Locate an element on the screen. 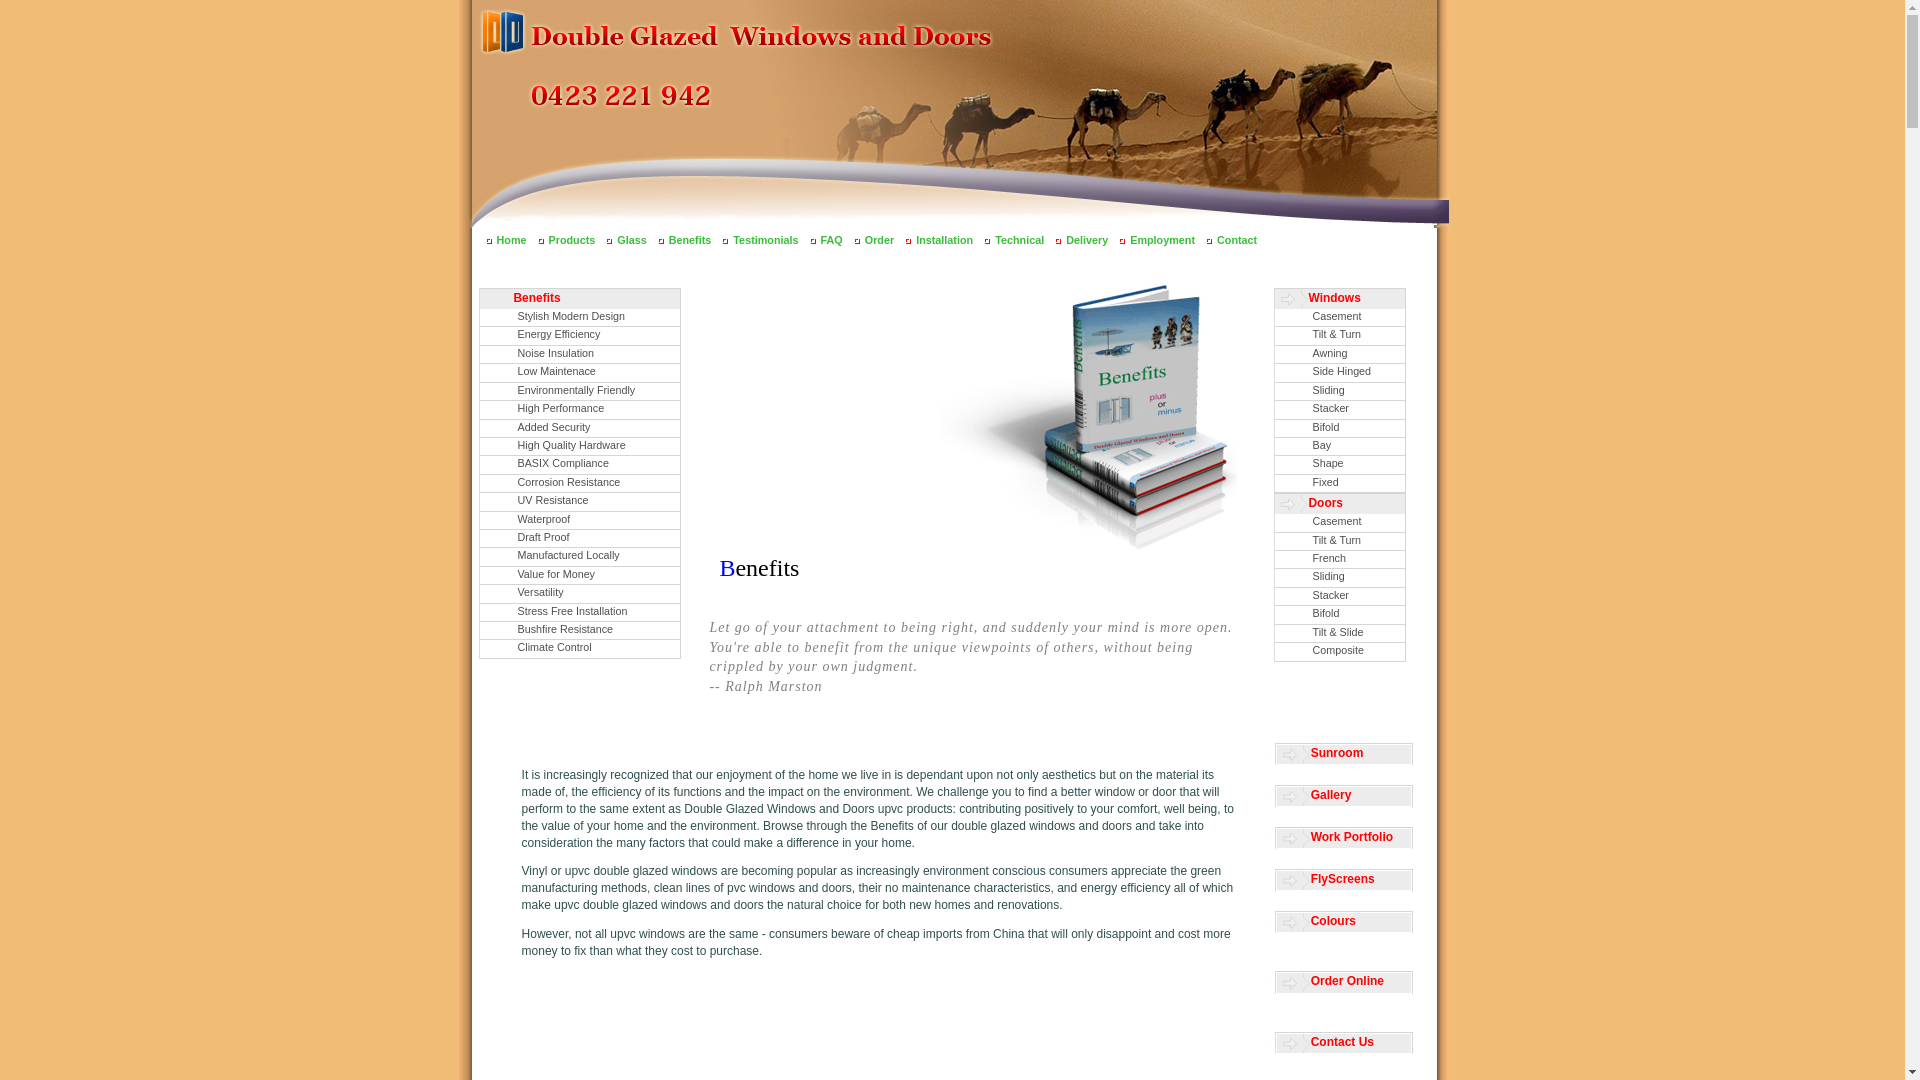 This screenshot has height=1080, width=1920. 'Manufactured Locally' is located at coordinates (579, 556).